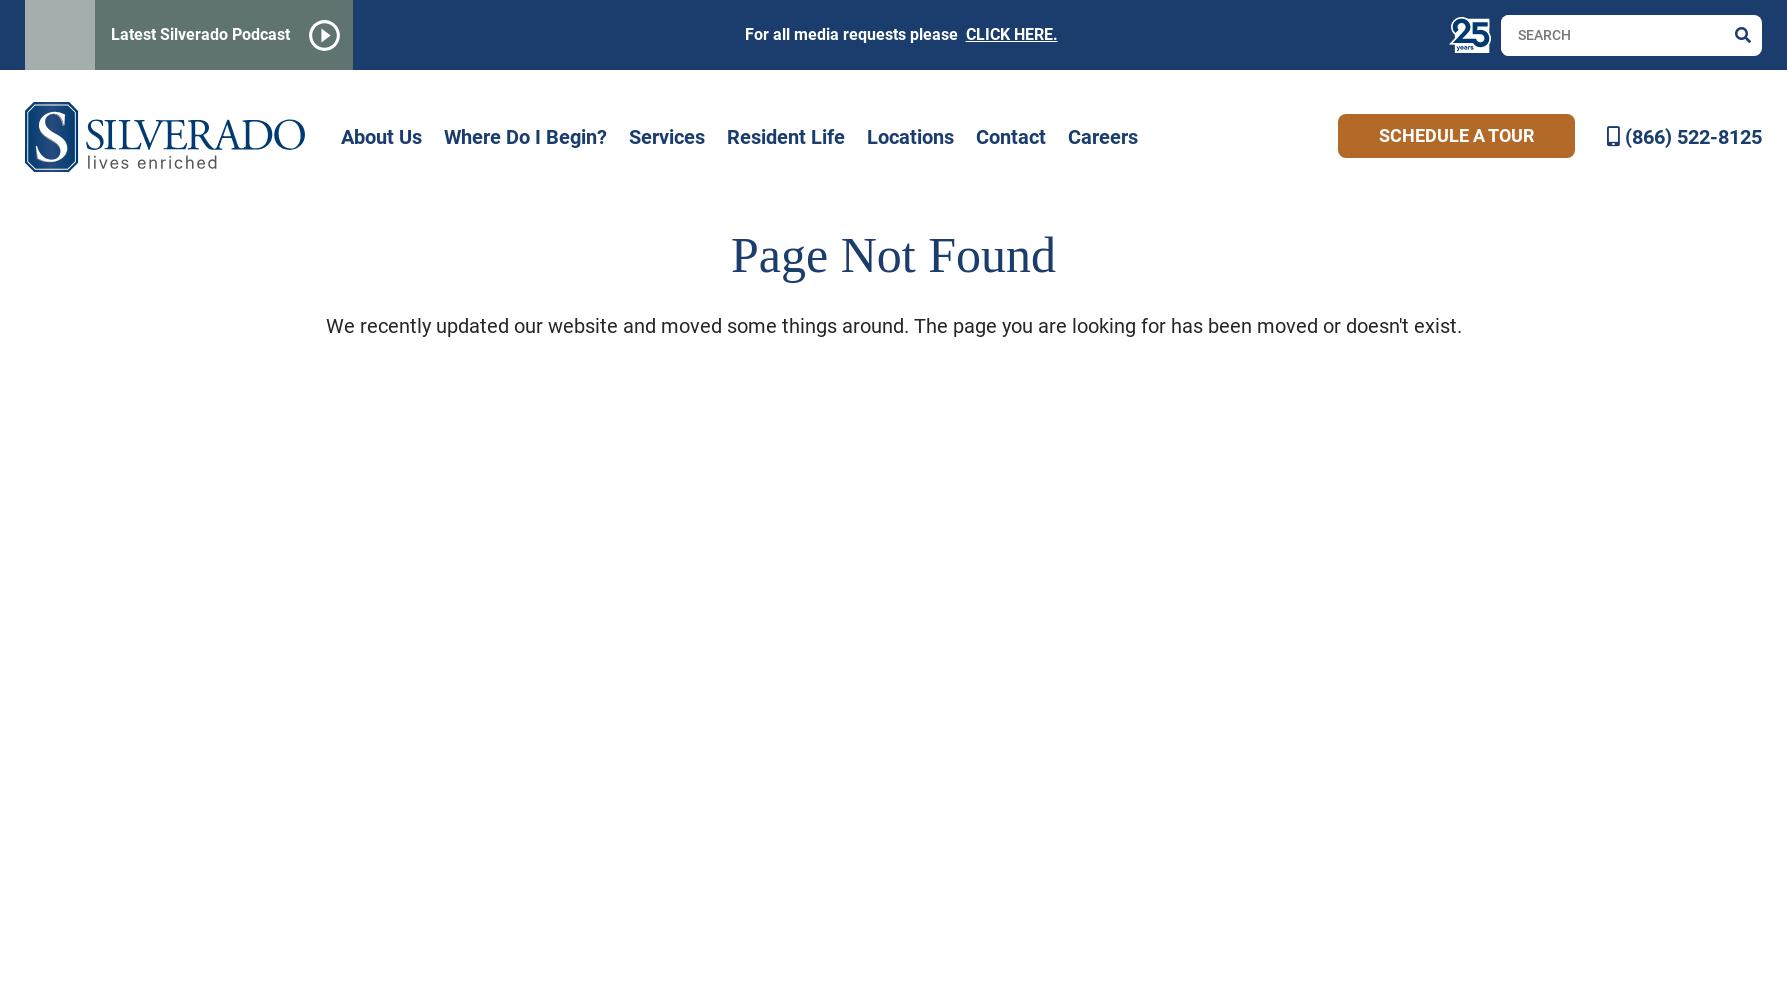 The width and height of the screenshot is (1787, 1000). What do you see at coordinates (525, 136) in the screenshot?
I see `'Where Do I Begin?'` at bounding box center [525, 136].